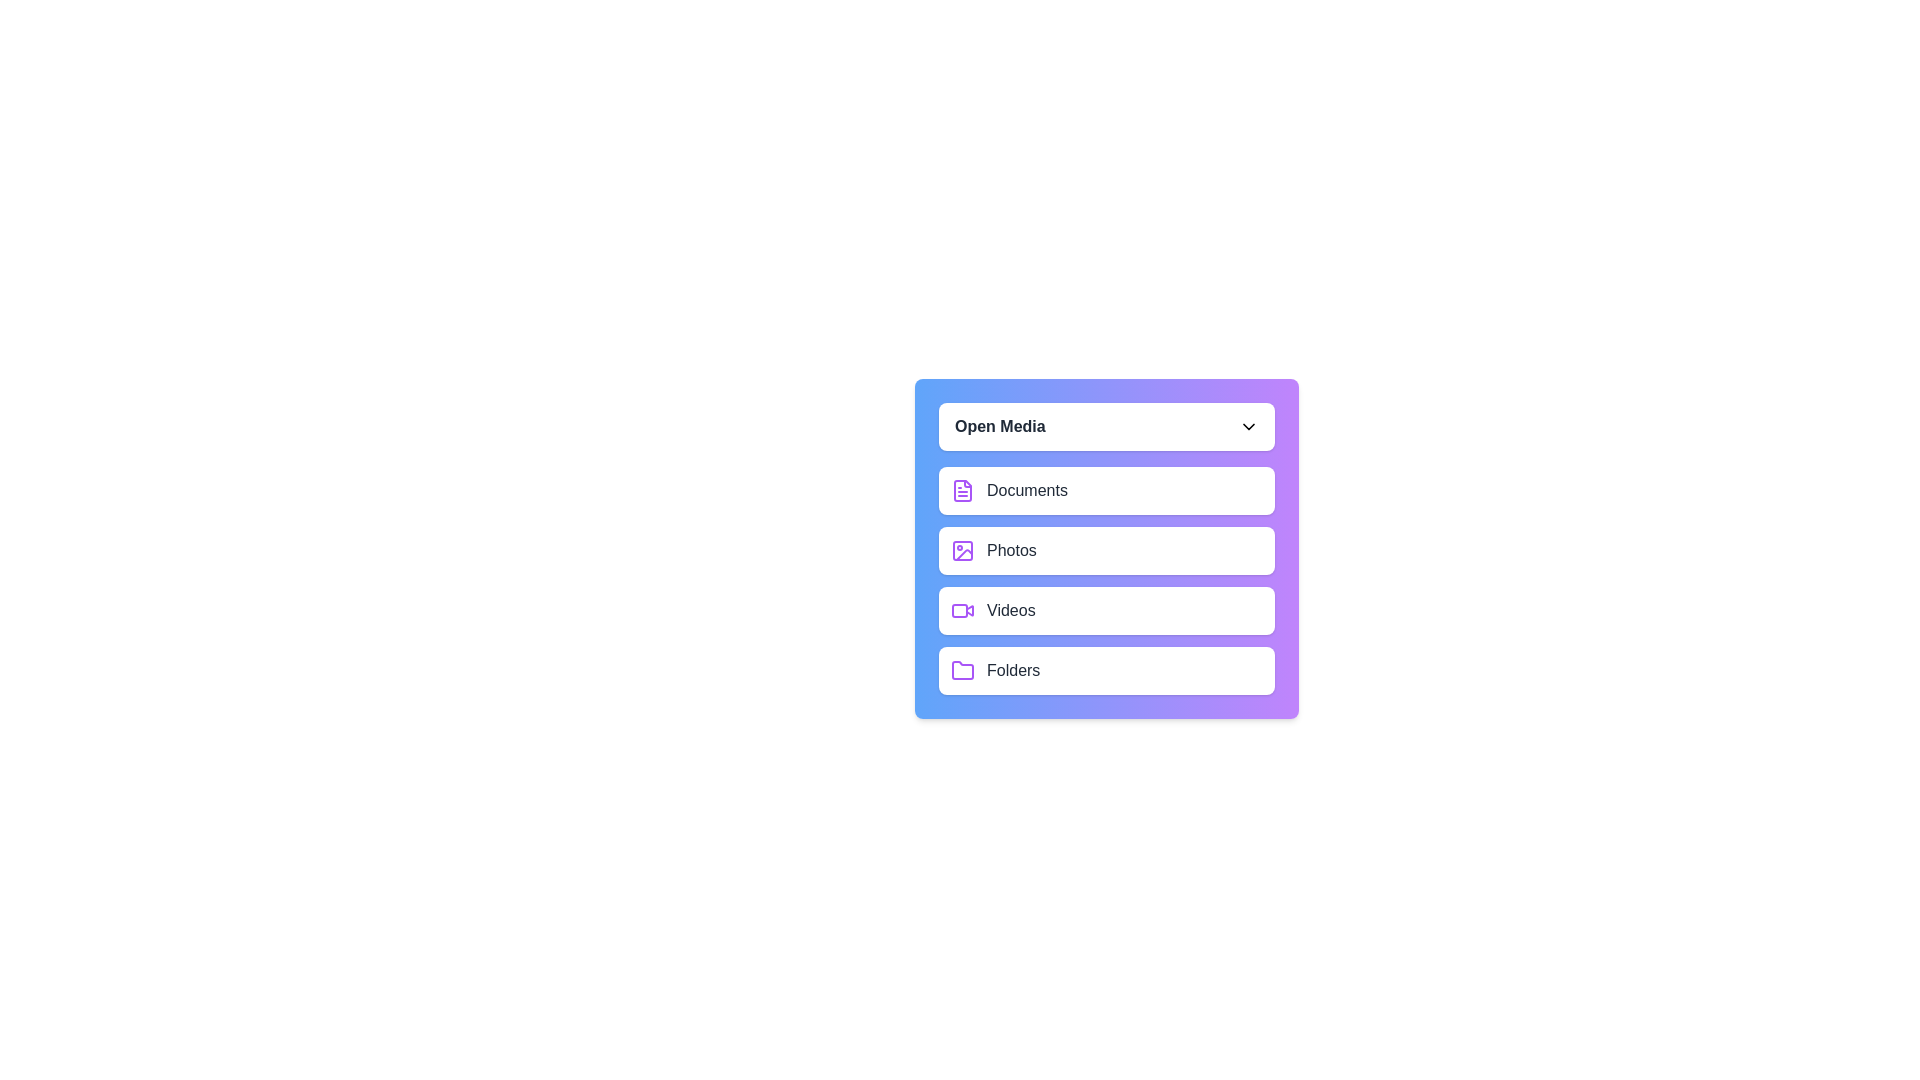  I want to click on the 'Videos' icon located in the third row of media categories, so click(963, 609).